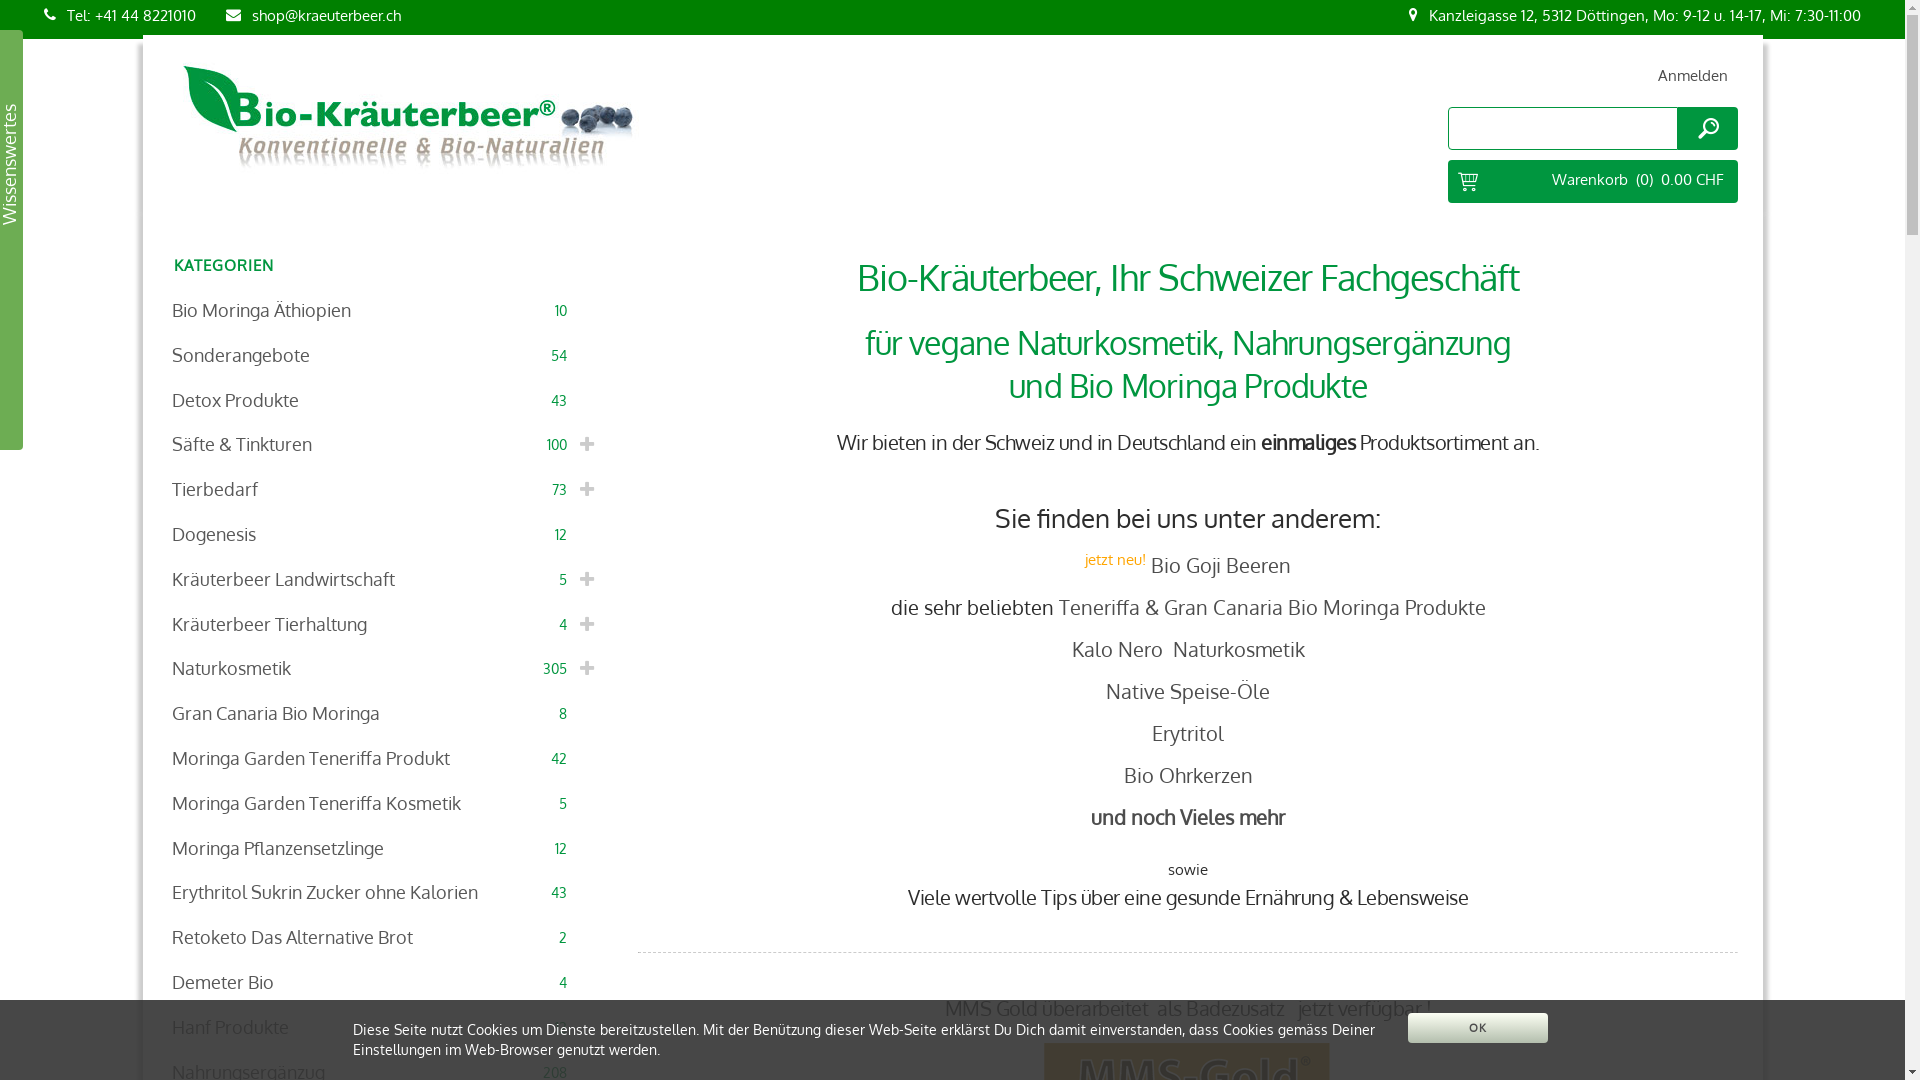 The image size is (1920, 1080). What do you see at coordinates (387, 400) in the screenshot?
I see `'Detox Produkte` at bounding box center [387, 400].